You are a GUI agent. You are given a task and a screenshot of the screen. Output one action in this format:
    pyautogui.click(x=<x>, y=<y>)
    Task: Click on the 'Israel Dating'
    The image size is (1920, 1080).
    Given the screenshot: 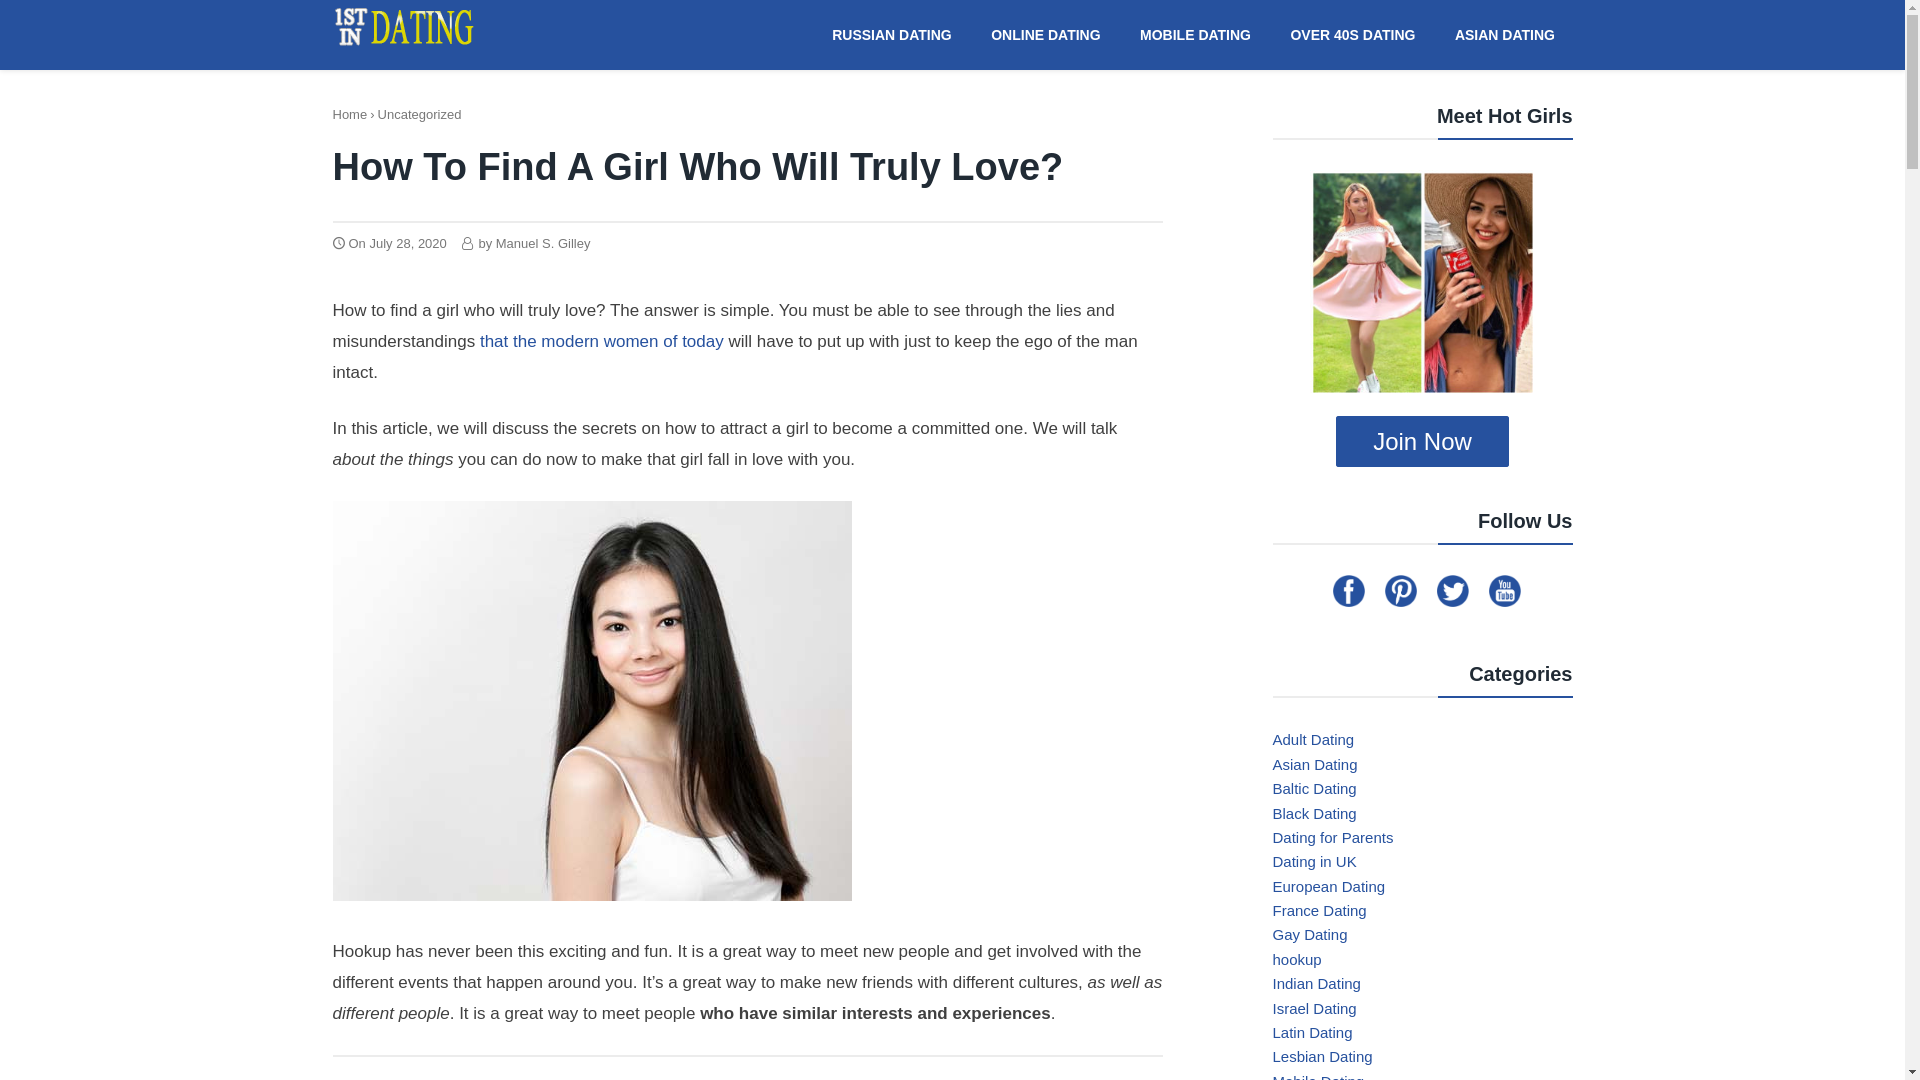 What is the action you would take?
    pyautogui.click(x=1271, y=1008)
    